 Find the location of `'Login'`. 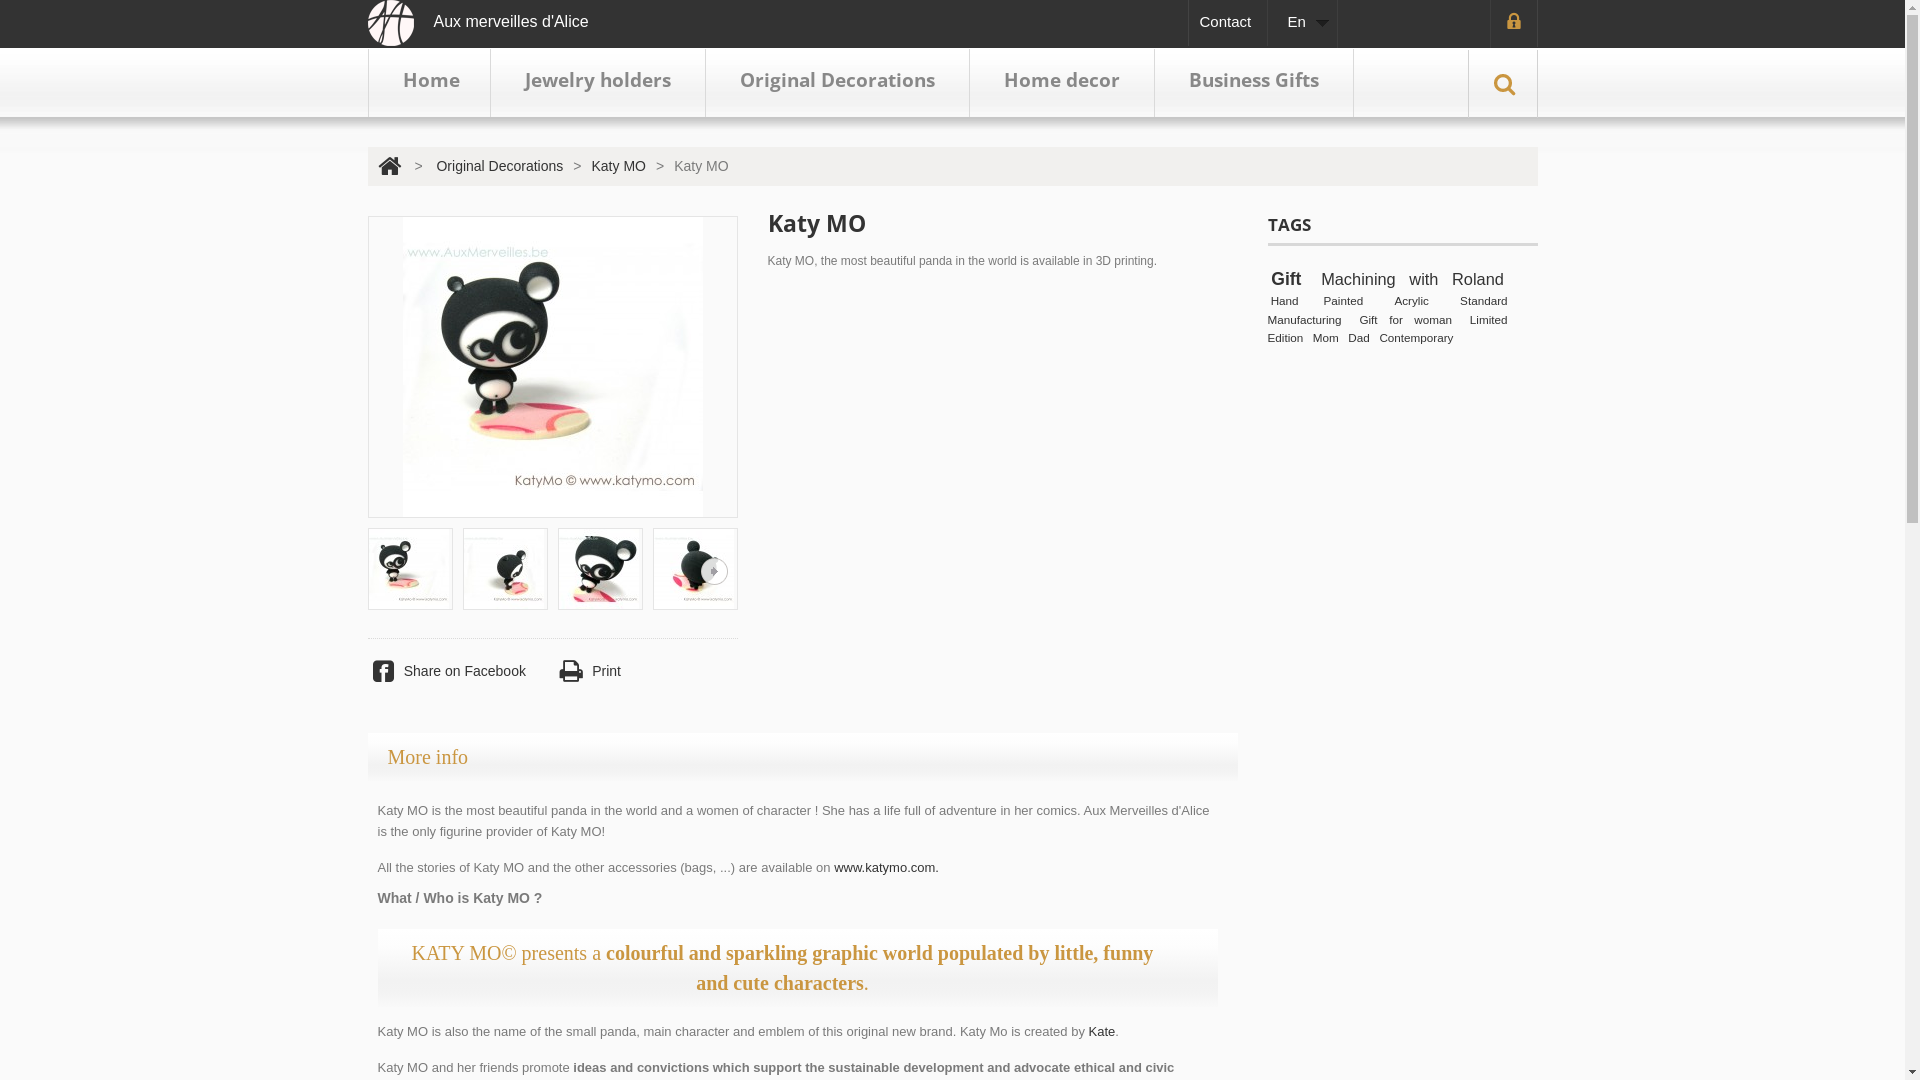

'Login' is located at coordinates (1489, 23).